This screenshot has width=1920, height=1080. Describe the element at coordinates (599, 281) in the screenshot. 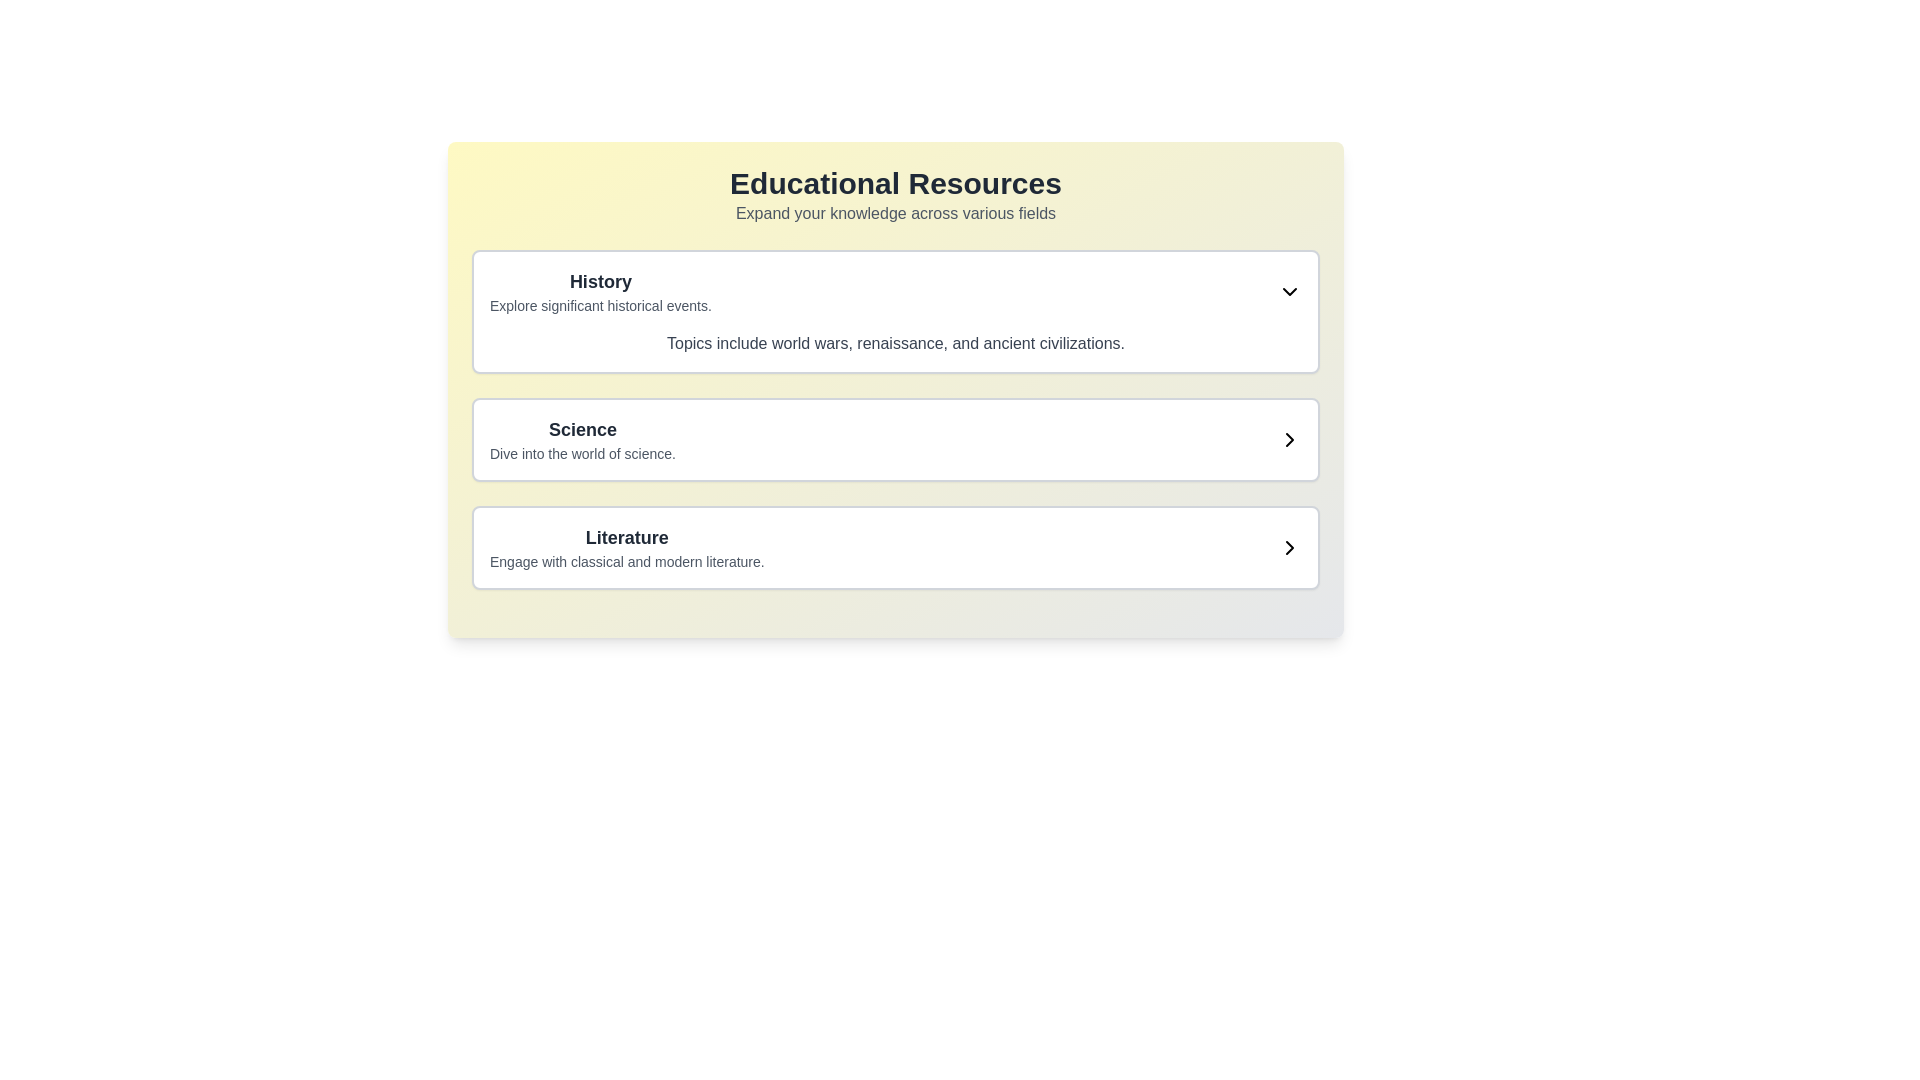

I see `the non-interactive text label indicating the content category 'History' located at the top of the first category box in the main content area` at that location.